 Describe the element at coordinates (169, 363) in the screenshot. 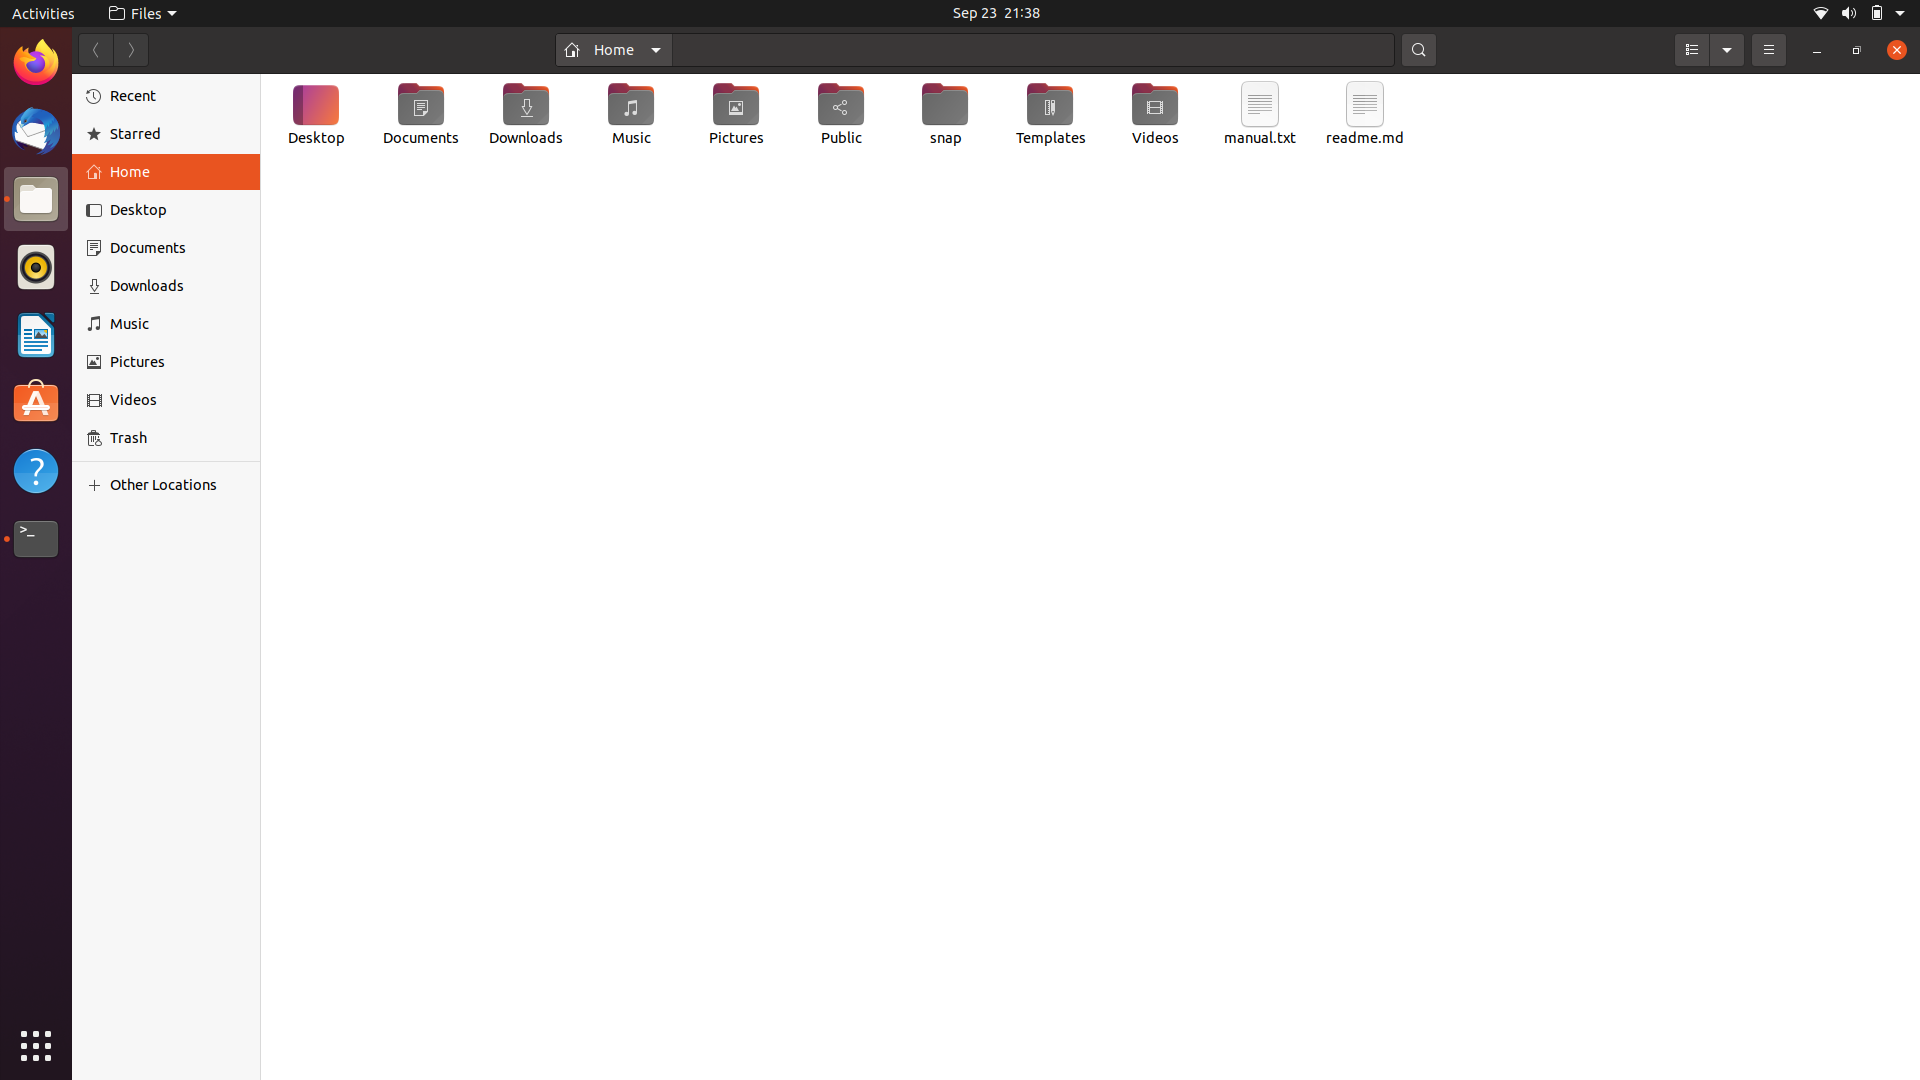

I see `Go to the "Pictures" tab on the screen` at that location.